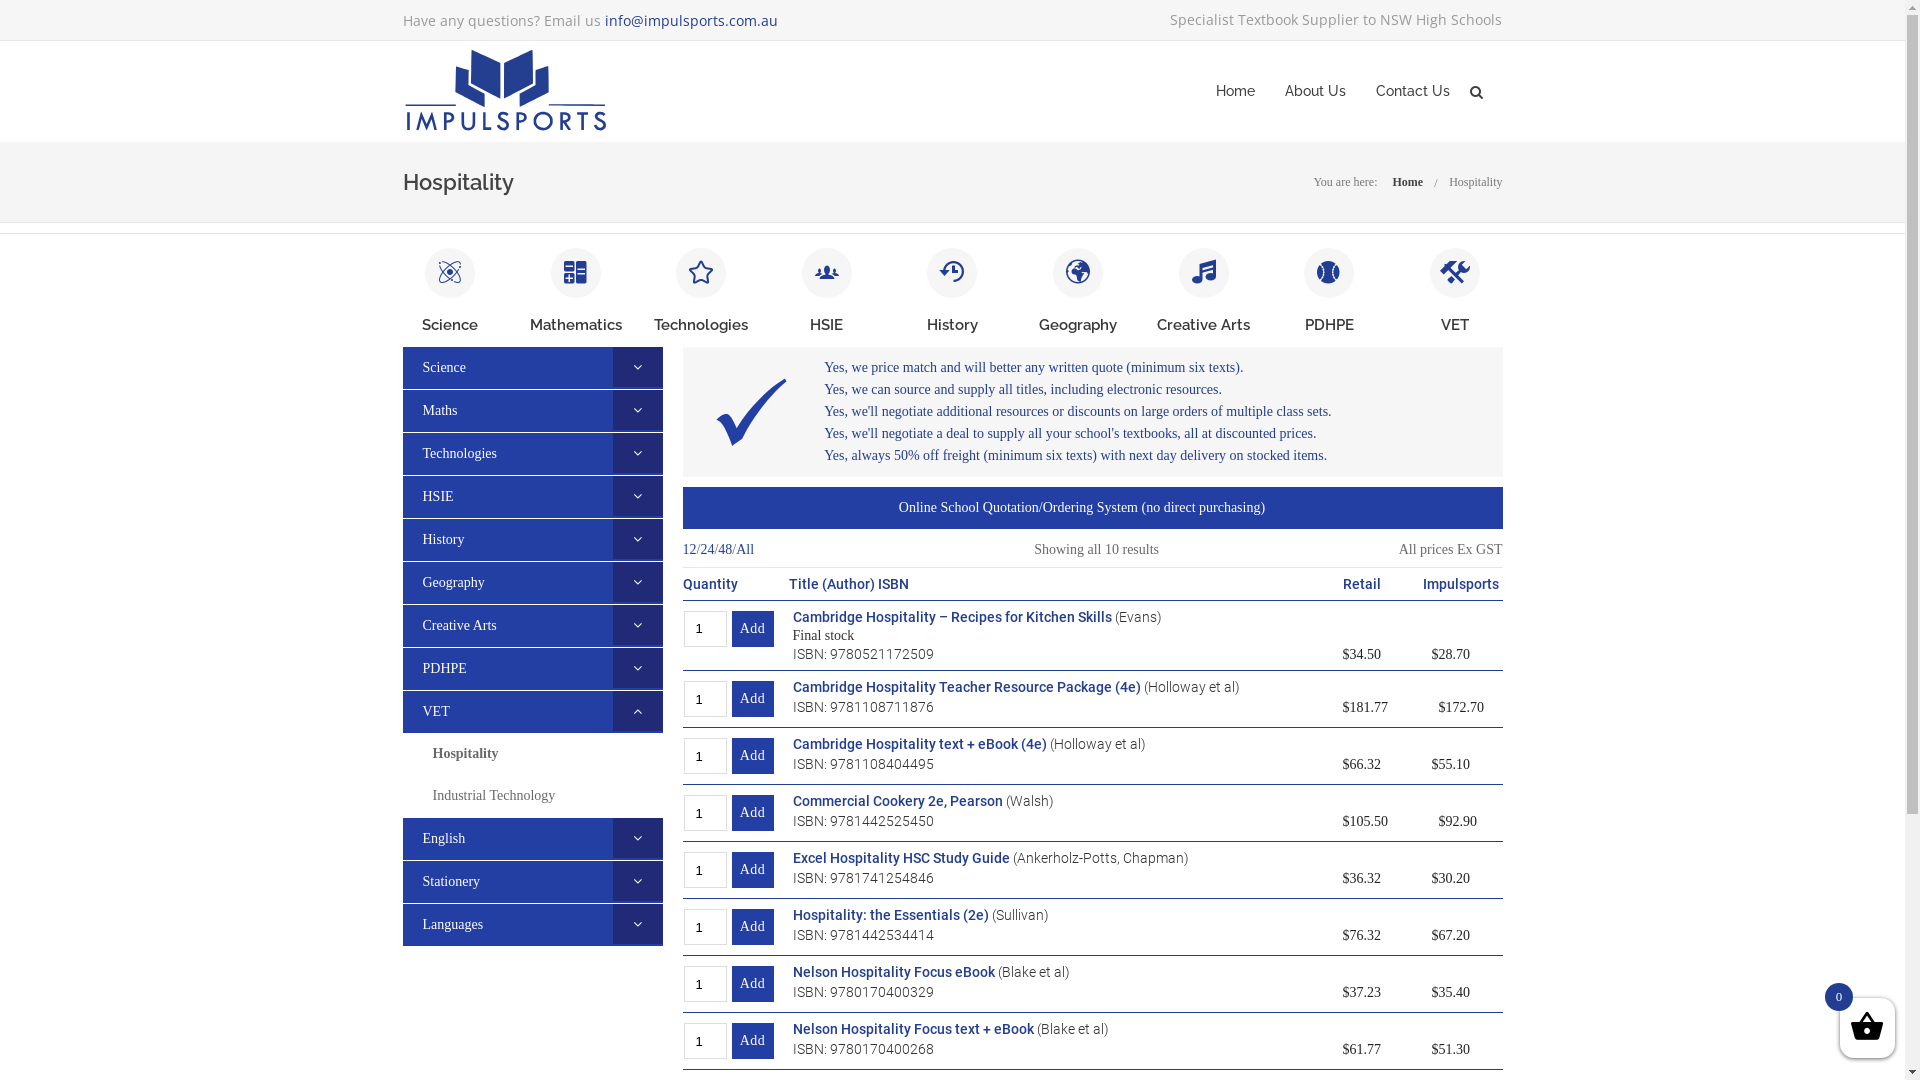 The height and width of the screenshot is (1080, 1920). I want to click on 'All', so click(743, 550).